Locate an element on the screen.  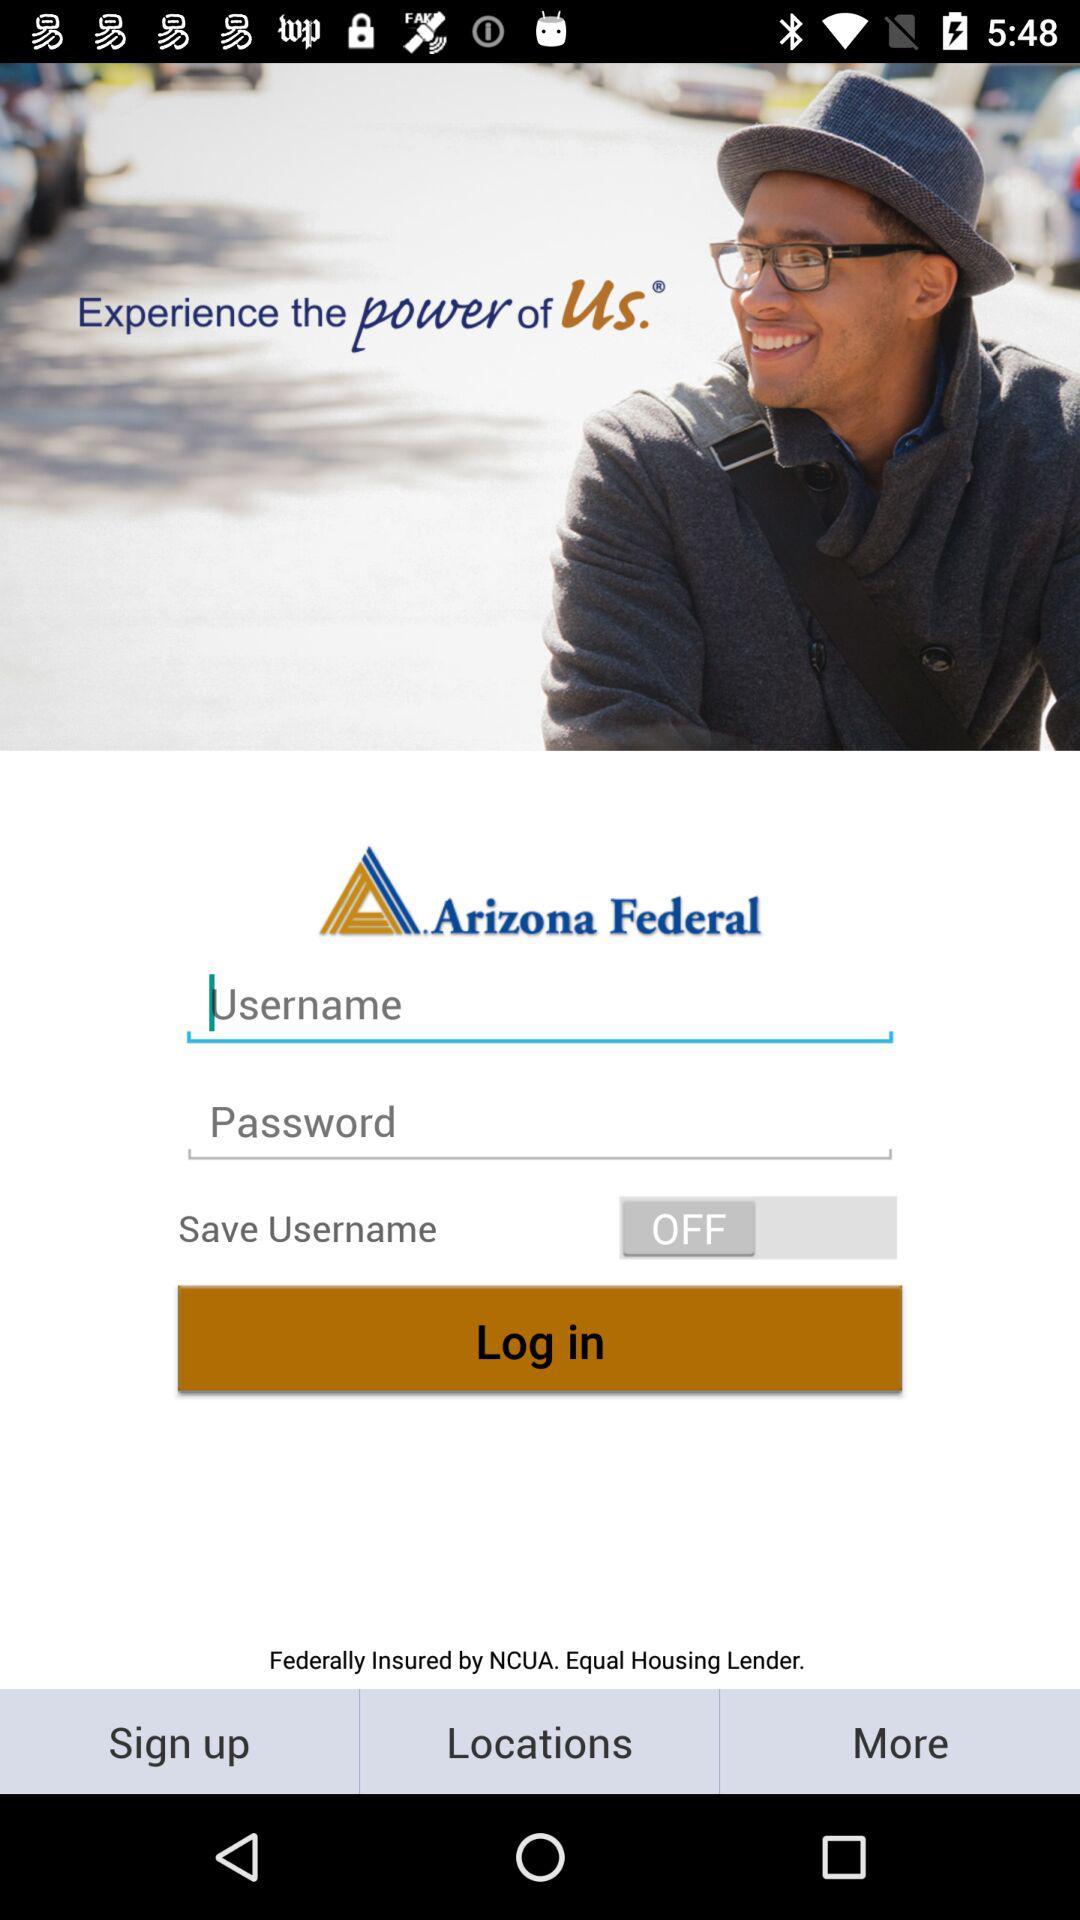
item to the right of locations icon is located at coordinates (898, 1740).